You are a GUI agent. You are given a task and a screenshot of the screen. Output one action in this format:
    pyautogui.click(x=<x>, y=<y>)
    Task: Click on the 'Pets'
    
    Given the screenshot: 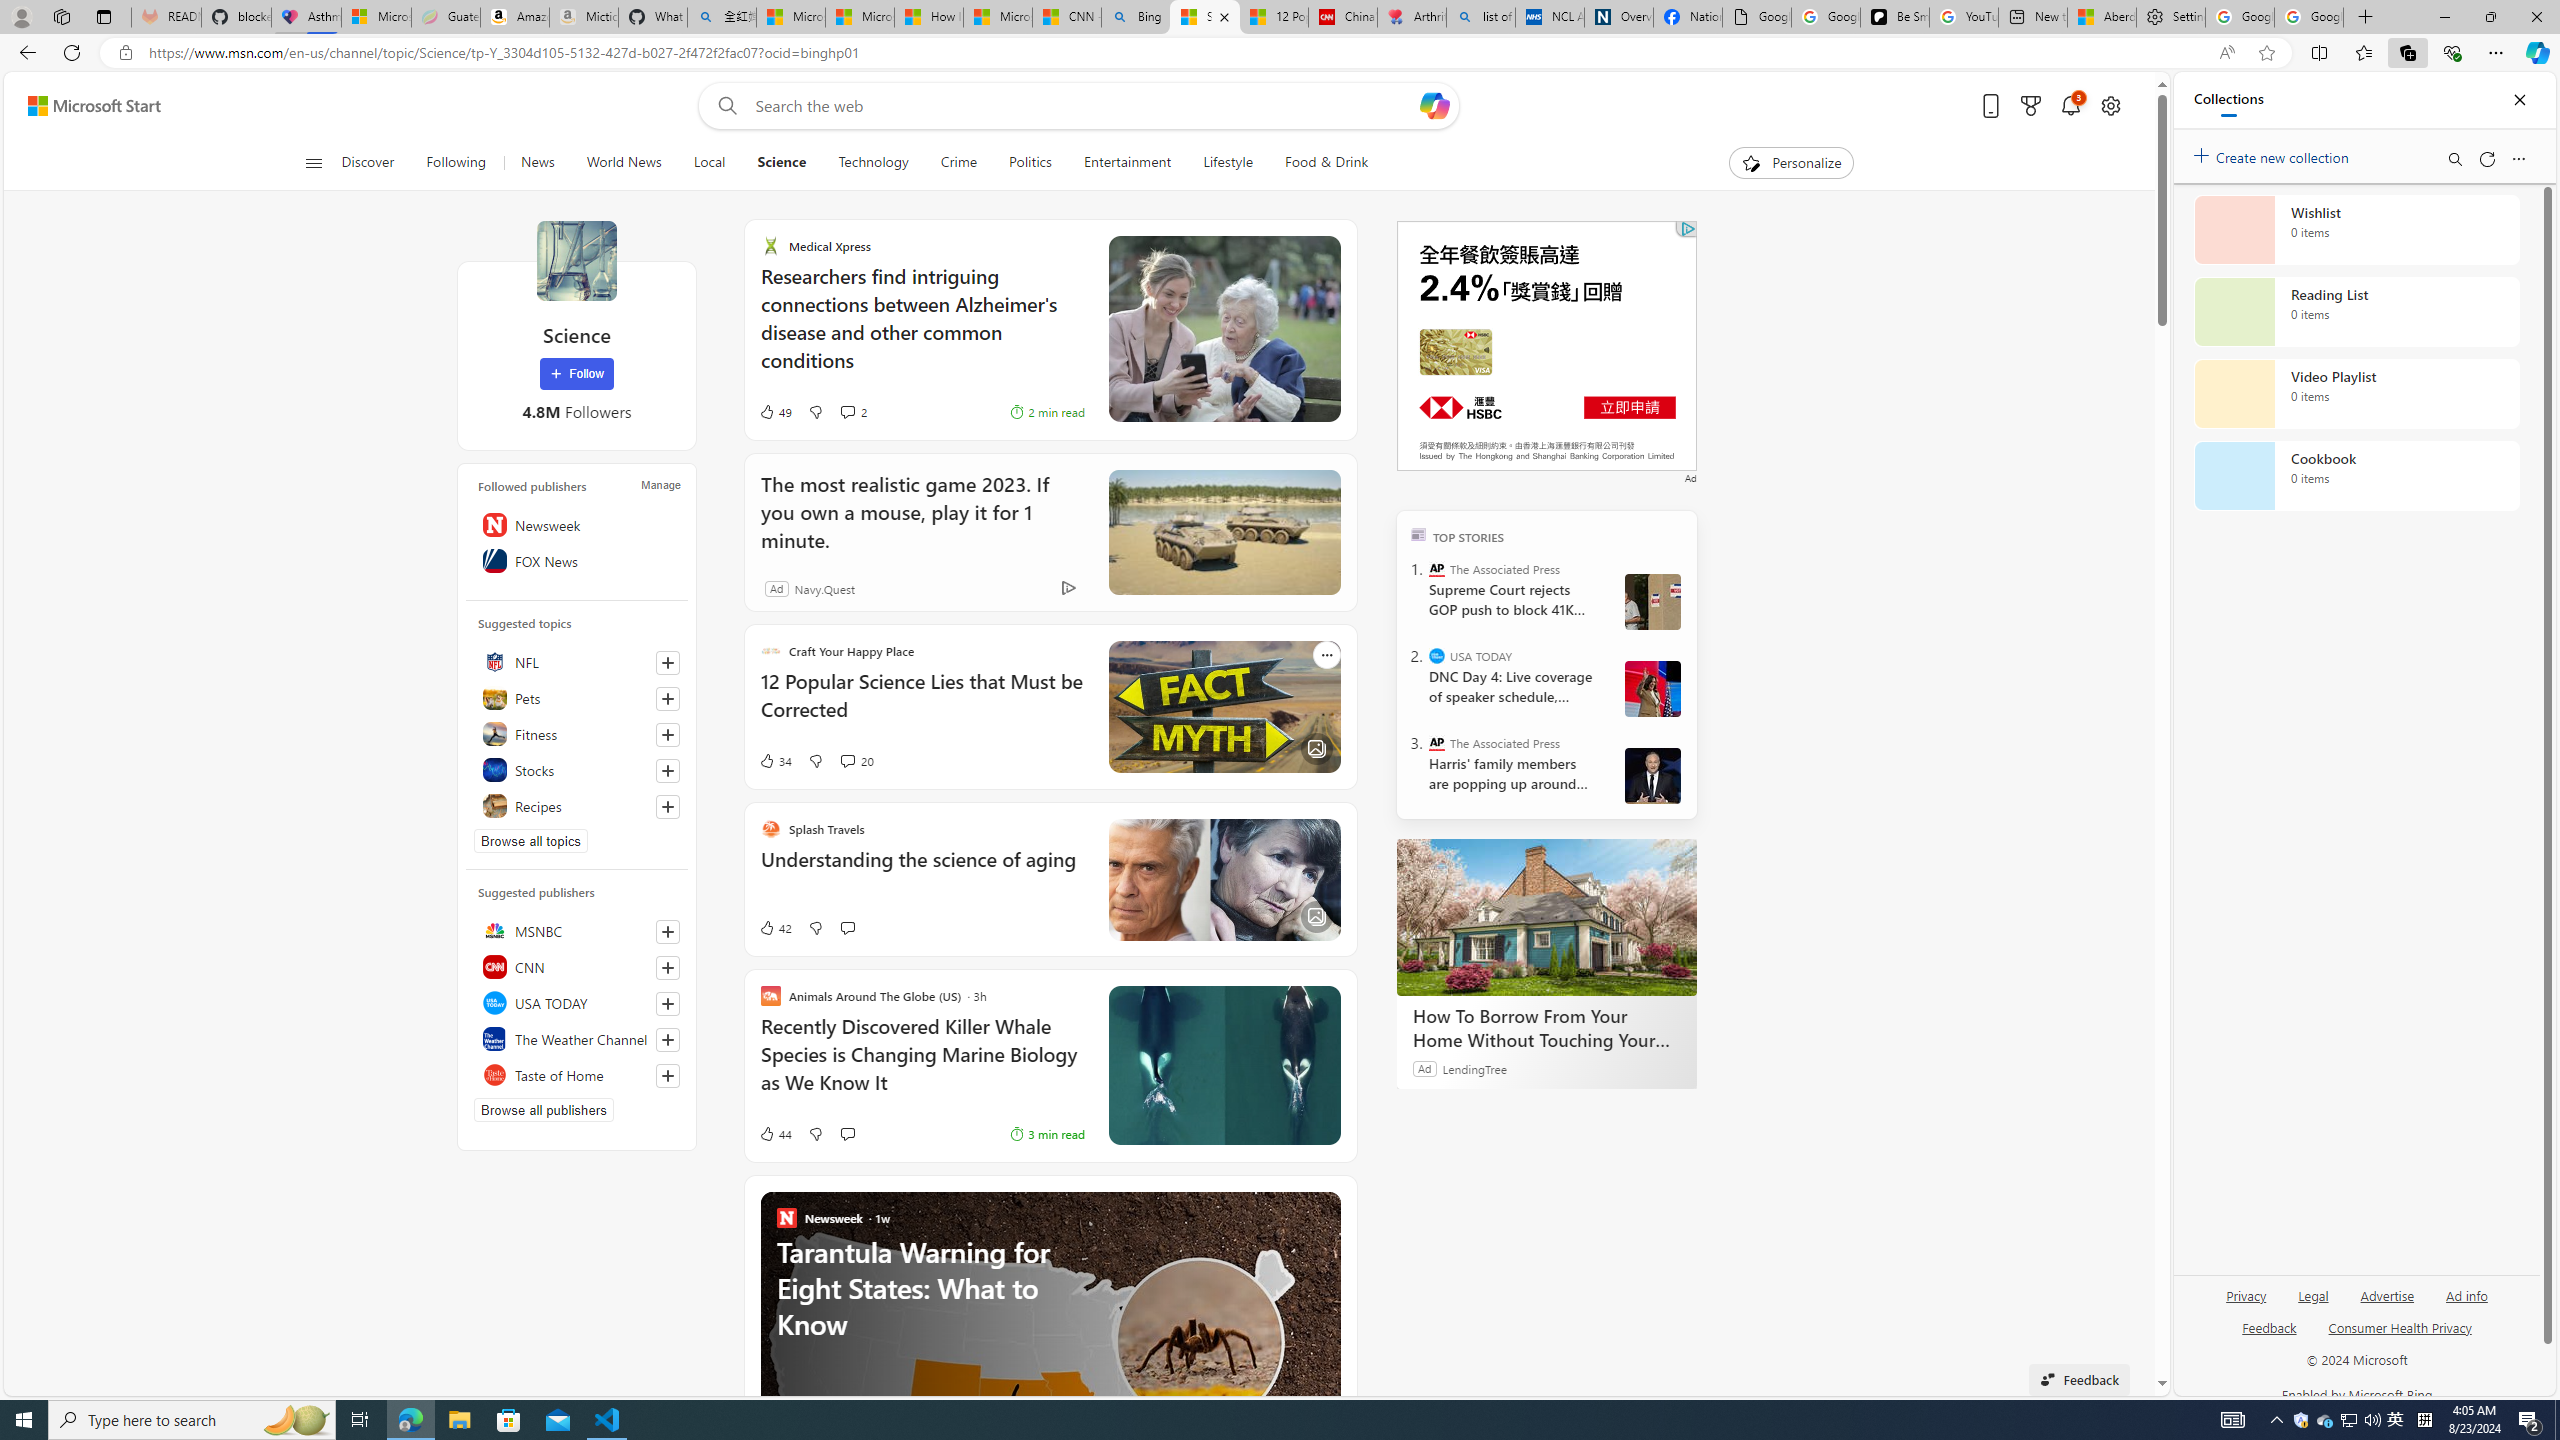 What is the action you would take?
    pyautogui.click(x=575, y=697)
    